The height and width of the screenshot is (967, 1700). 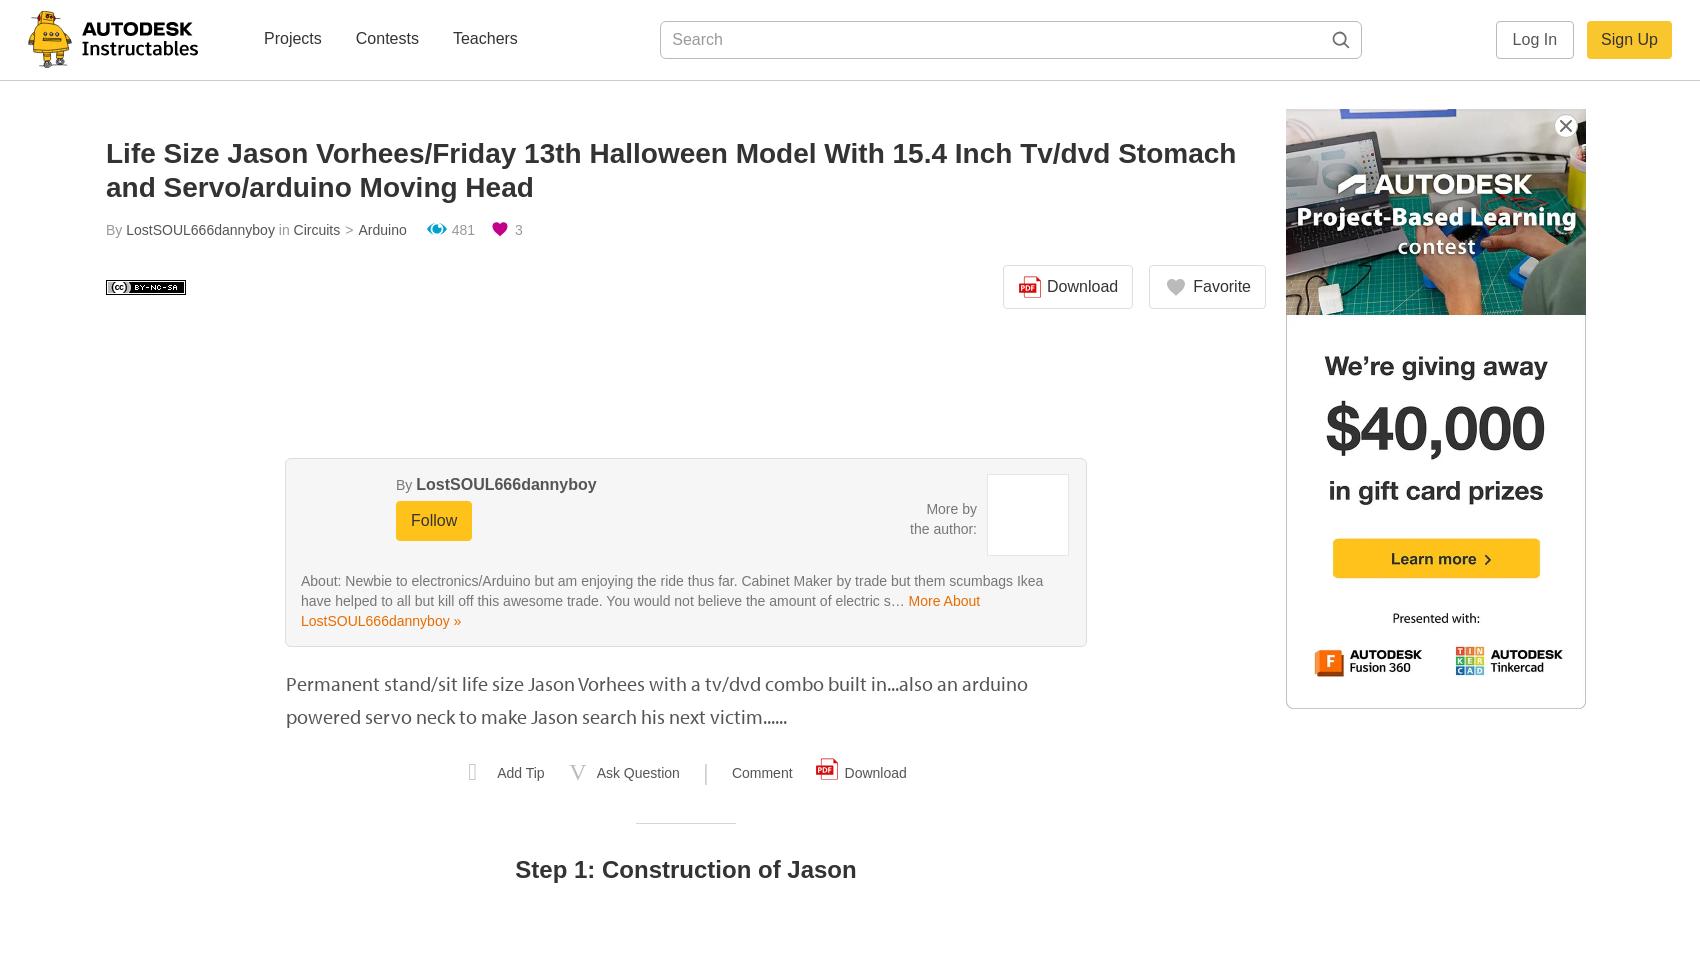 I want to click on 'Add Tip', so click(x=520, y=773).